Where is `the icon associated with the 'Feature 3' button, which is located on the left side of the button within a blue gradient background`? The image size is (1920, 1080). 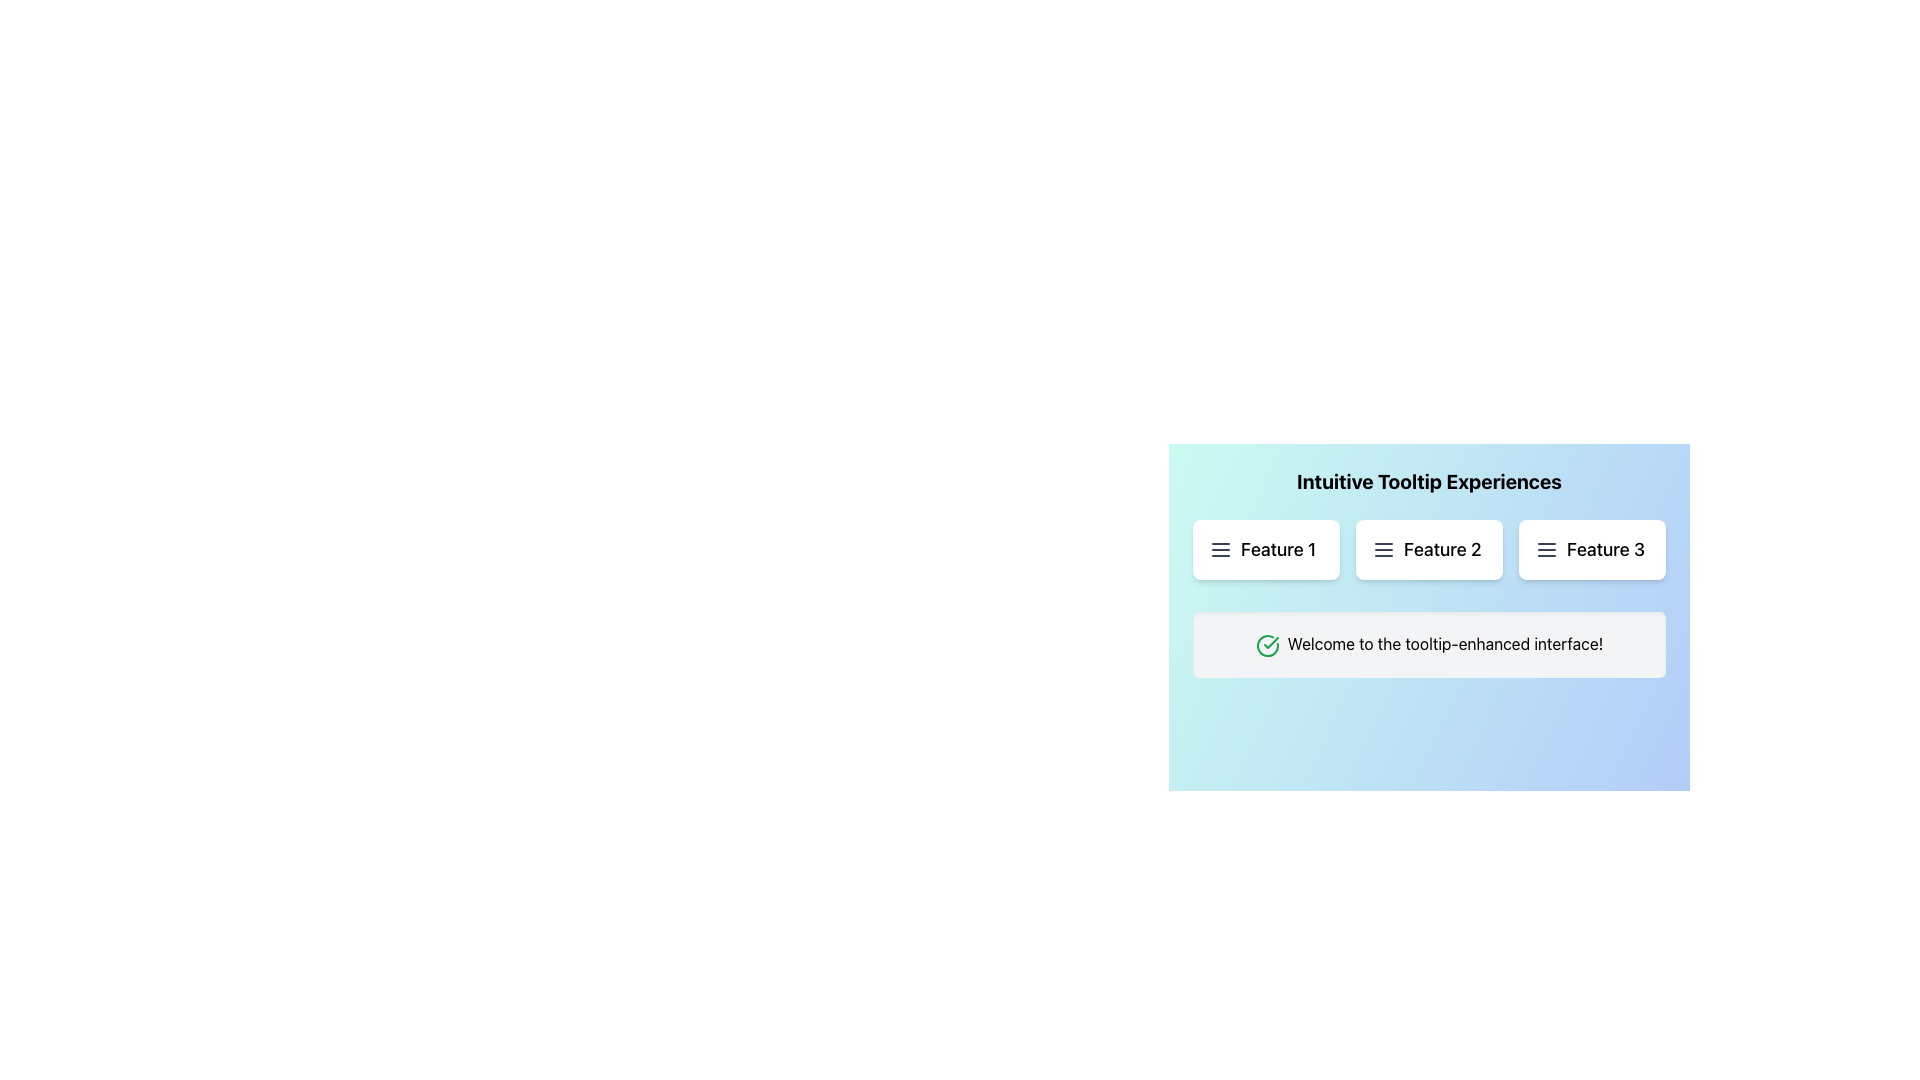
the icon associated with the 'Feature 3' button, which is located on the left side of the button within a blue gradient background is located at coordinates (1545, 550).